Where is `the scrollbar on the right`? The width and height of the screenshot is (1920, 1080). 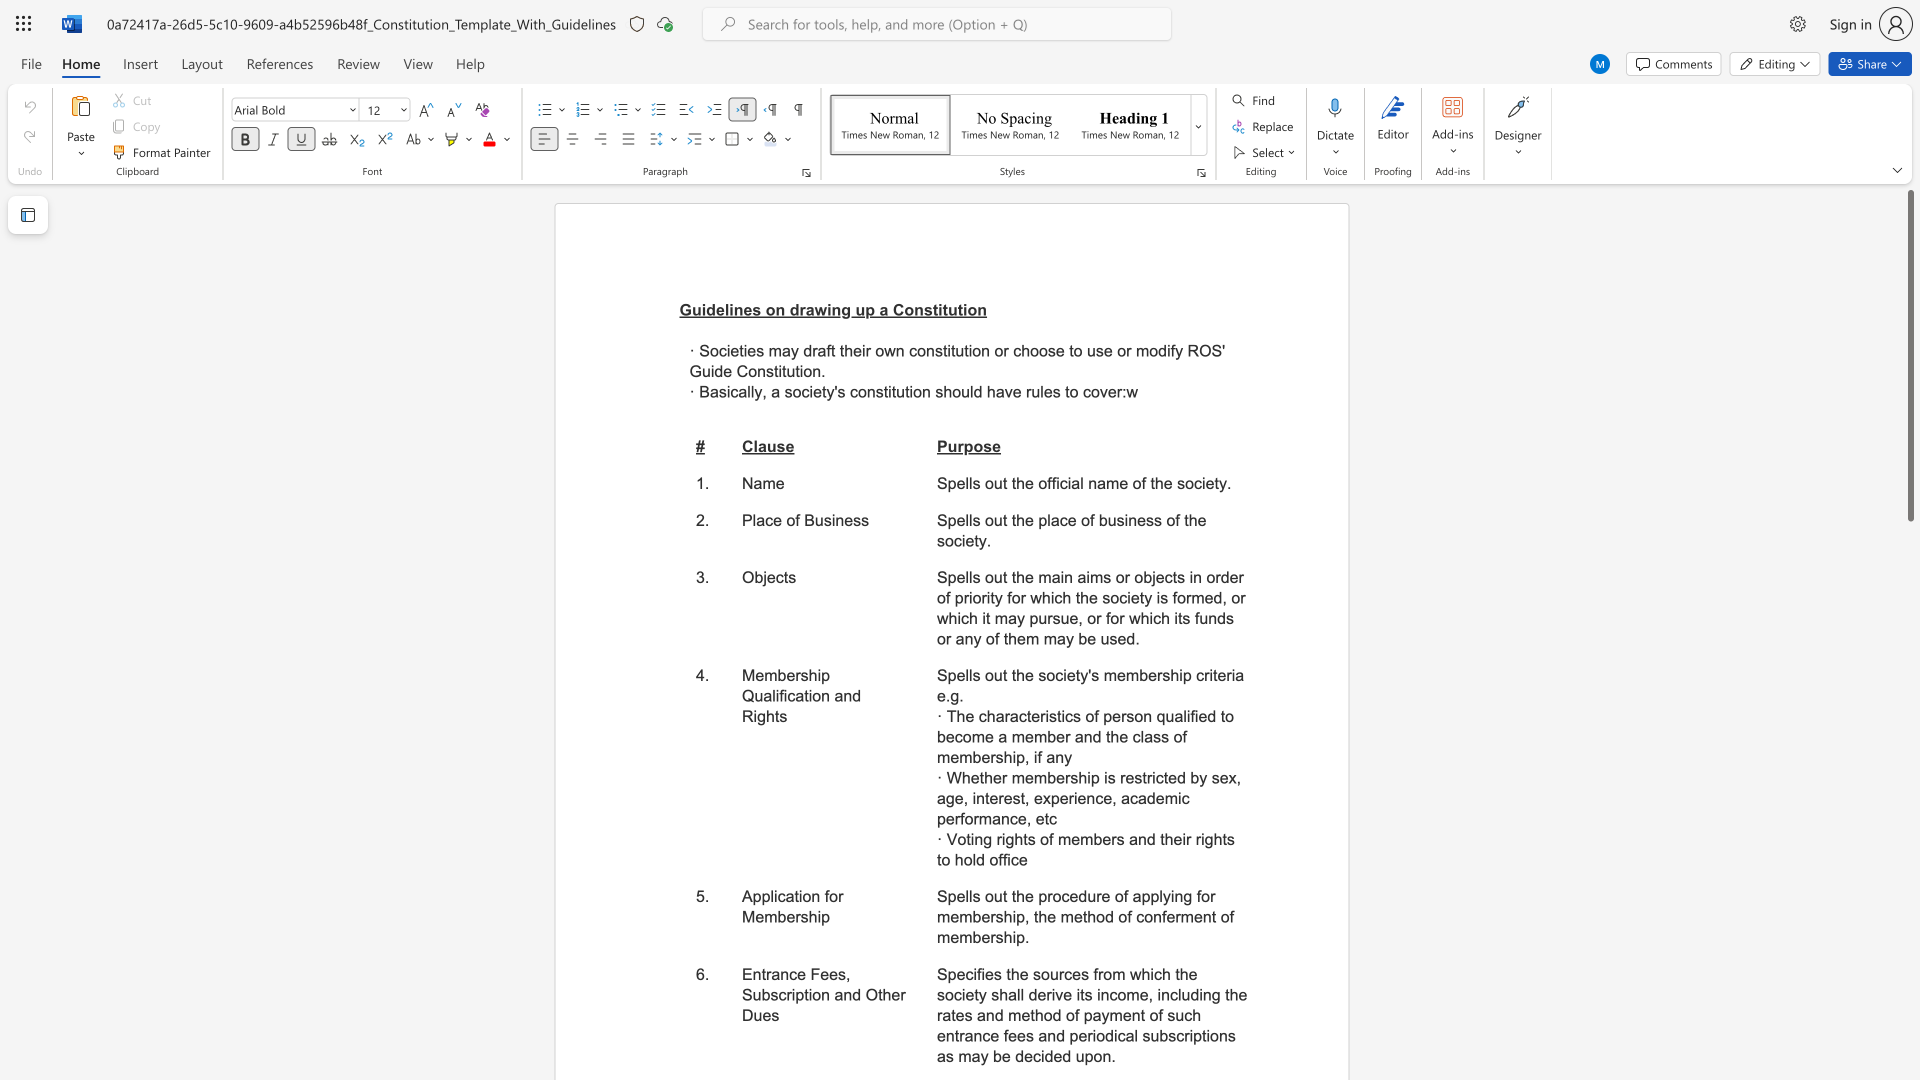
the scrollbar on the right is located at coordinates (1909, 550).